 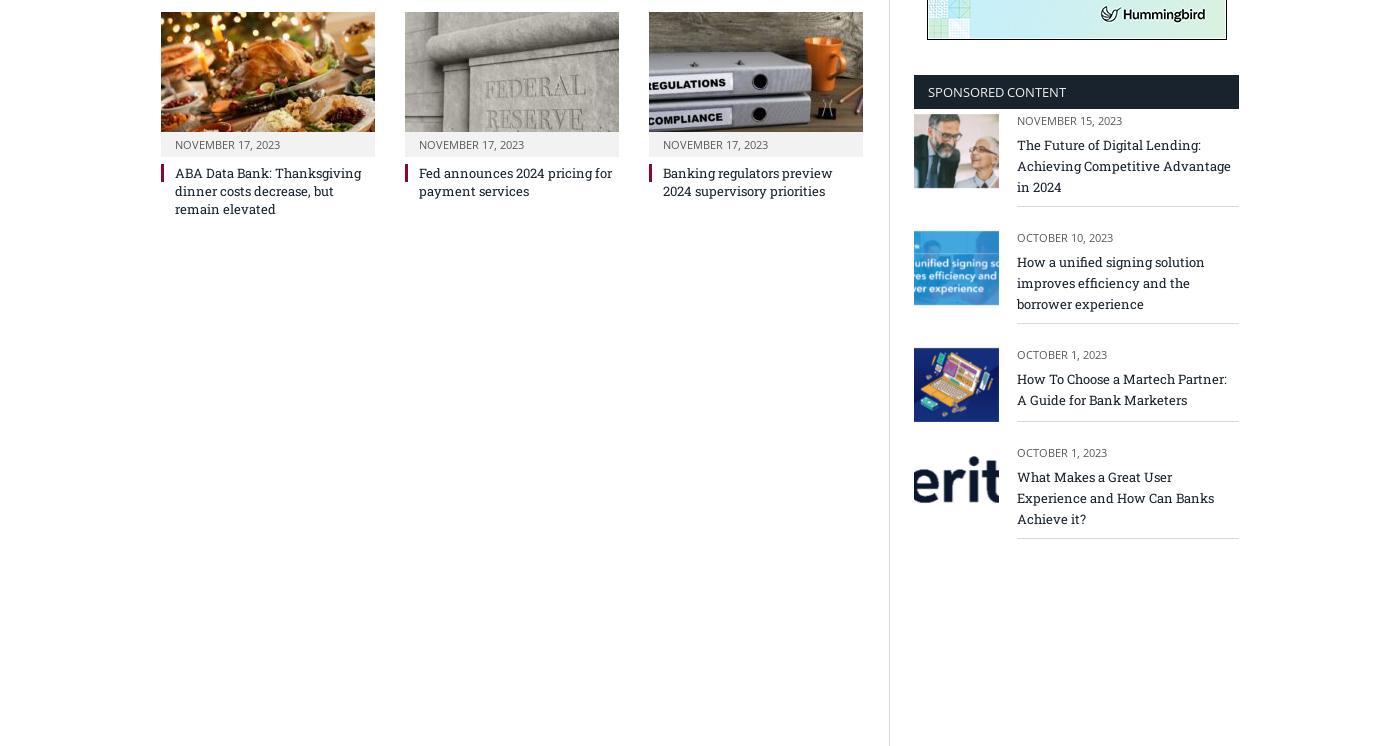 What do you see at coordinates (1111, 280) in the screenshot?
I see `'How a unified signing solution improves efficiency and the borrower experience'` at bounding box center [1111, 280].